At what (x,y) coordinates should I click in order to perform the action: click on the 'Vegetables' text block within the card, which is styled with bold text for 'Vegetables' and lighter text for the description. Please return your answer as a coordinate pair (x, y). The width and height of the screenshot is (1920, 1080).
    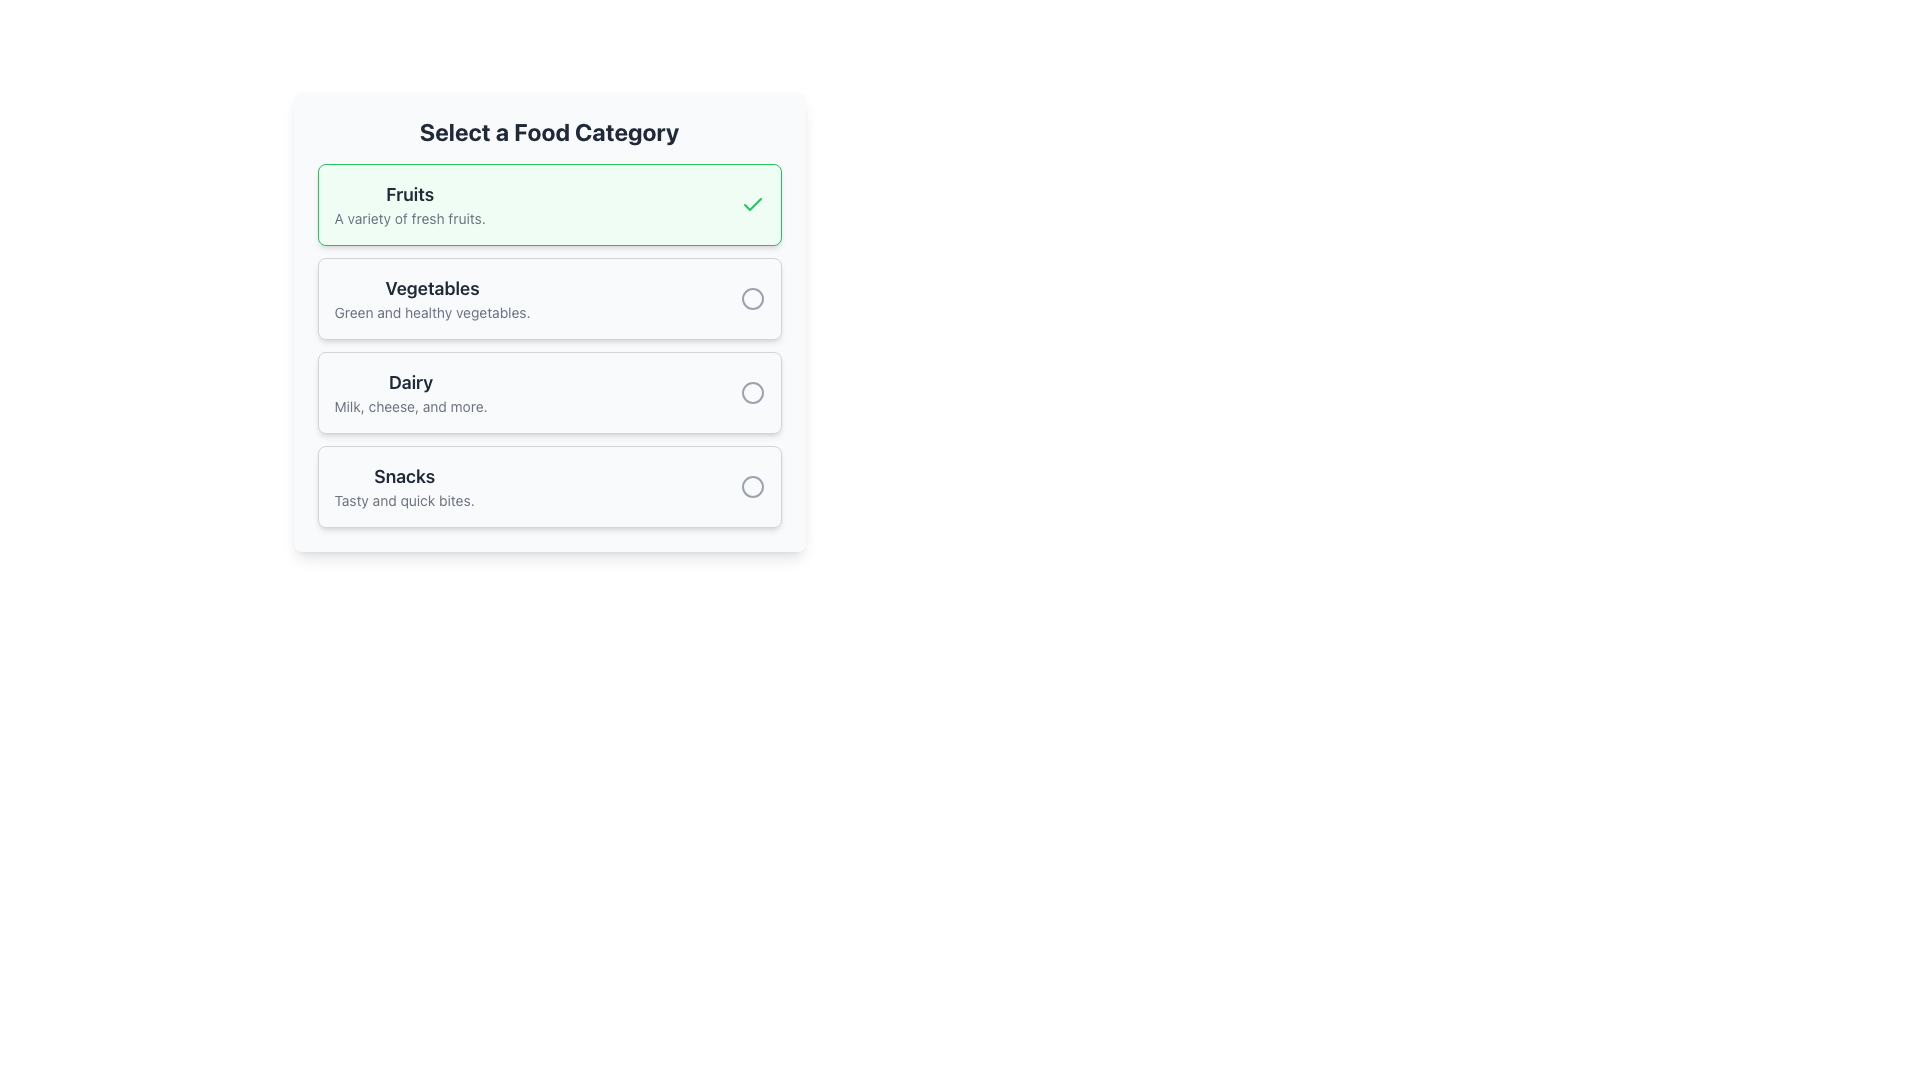
    Looking at the image, I should click on (431, 299).